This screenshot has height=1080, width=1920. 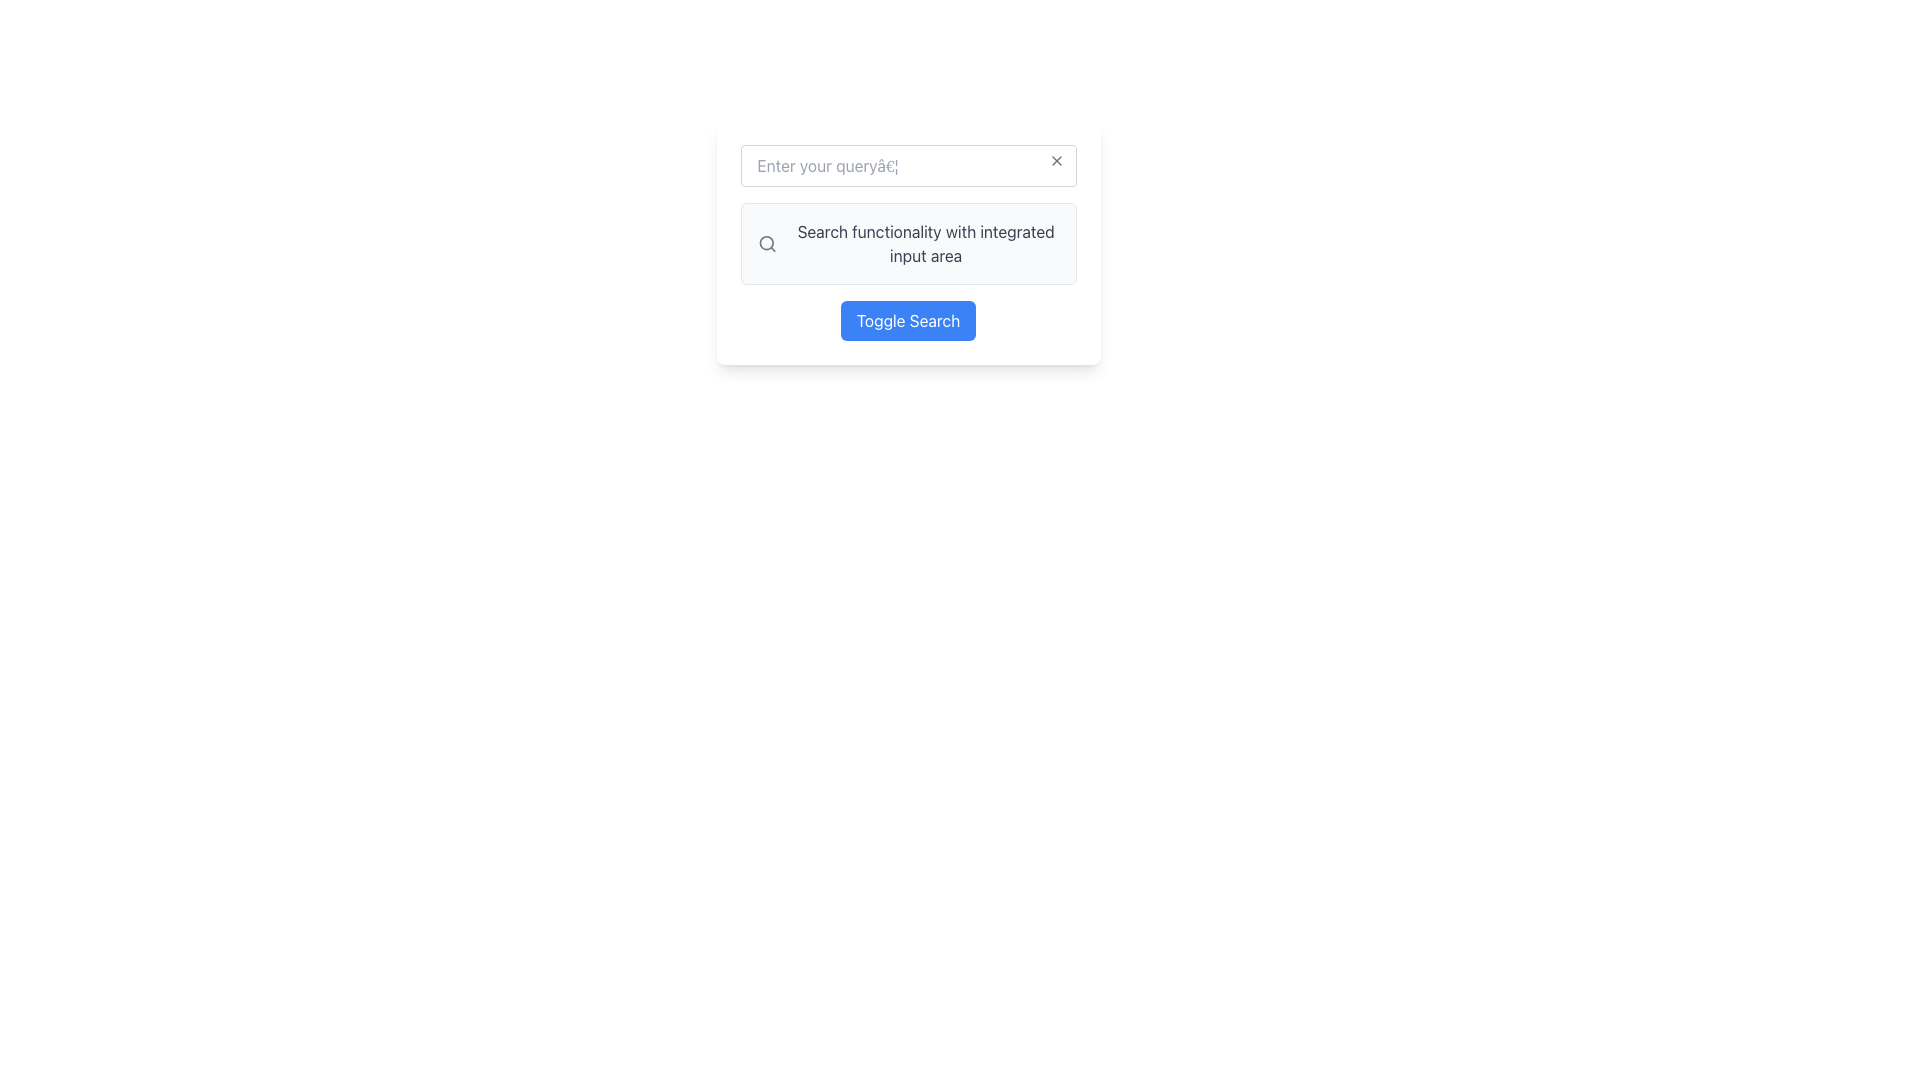 What do you see at coordinates (907, 242) in the screenshot?
I see `the informational message box with a light gray background that contains a magnifying glass icon and the text 'Search functionality with integrated input area'` at bounding box center [907, 242].